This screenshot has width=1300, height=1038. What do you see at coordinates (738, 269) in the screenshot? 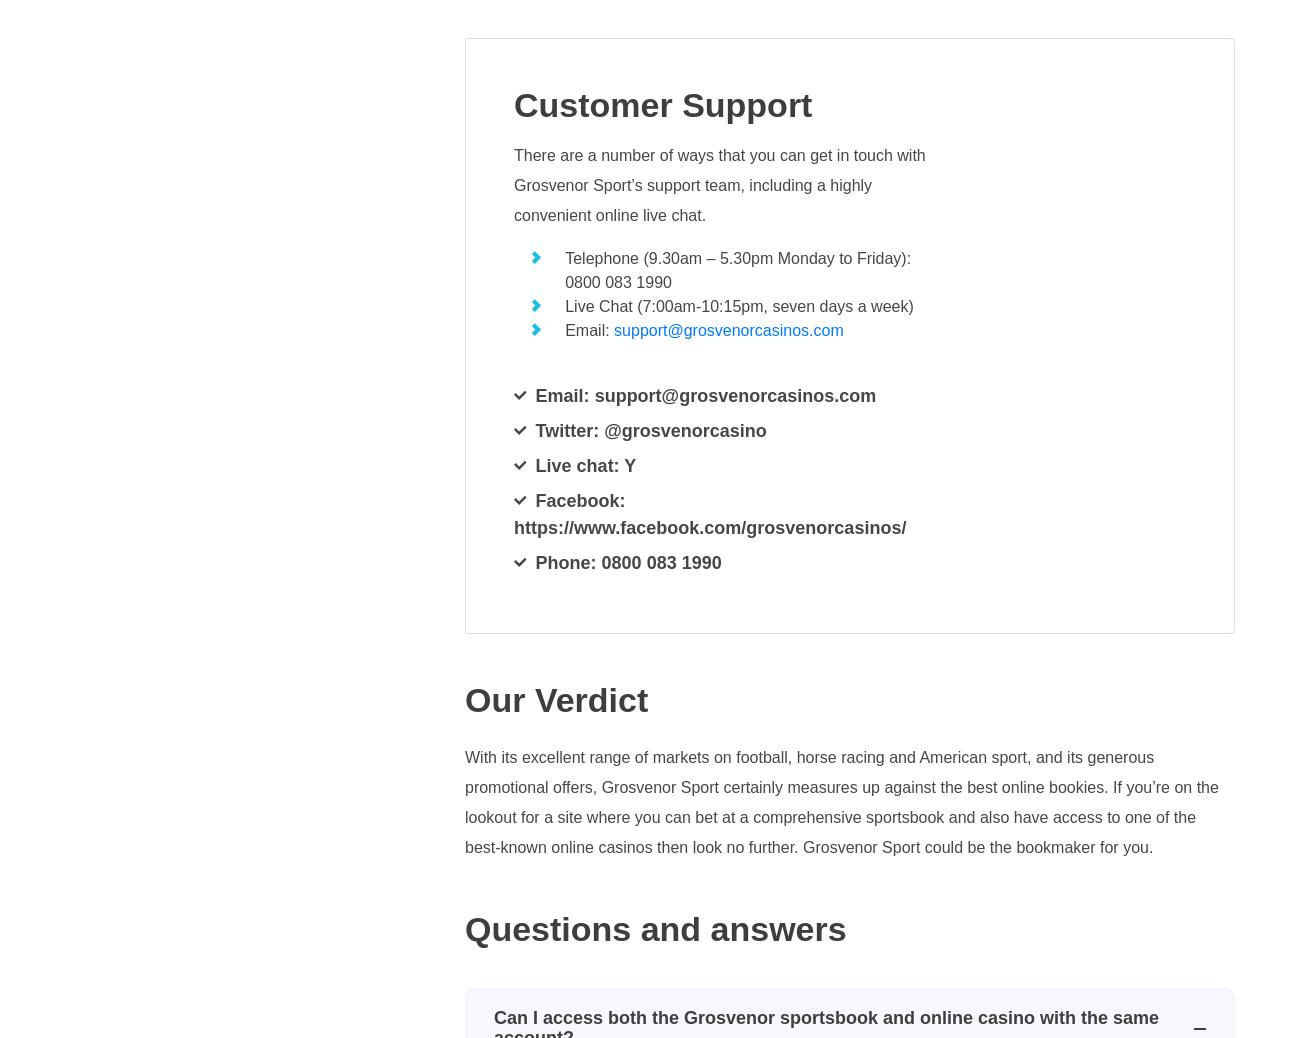
I see `'Telephone (9.30am – 5.30pm Monday to Friday): 0800 083 1990'` at bounding box center [738, 269].